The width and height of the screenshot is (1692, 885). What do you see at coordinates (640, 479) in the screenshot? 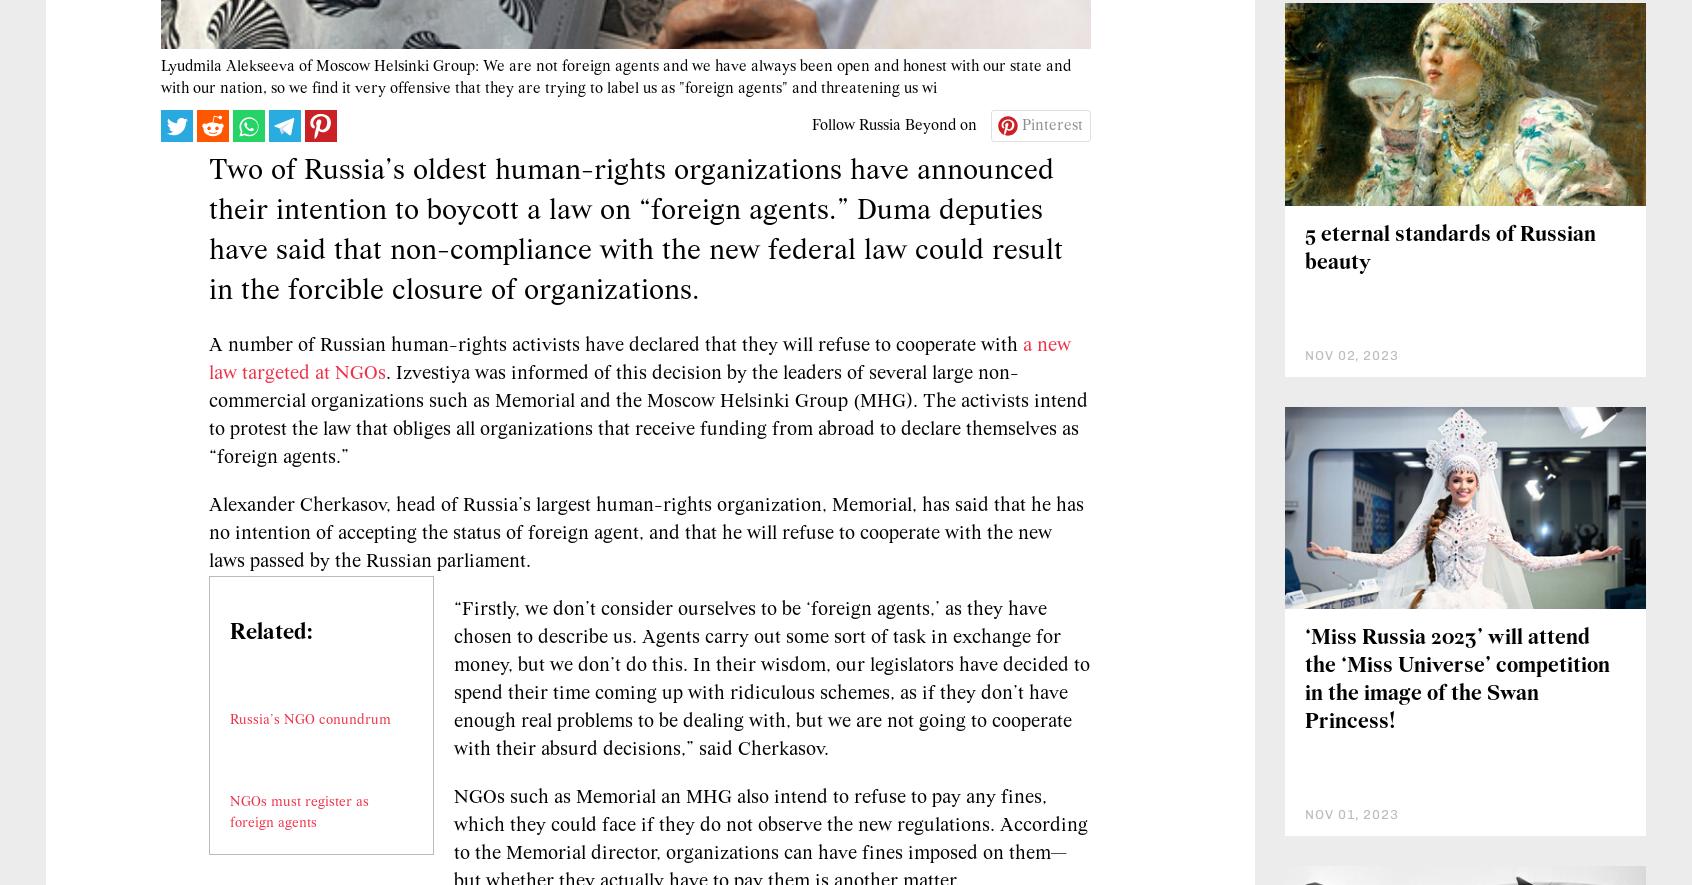
I see `'a new law targeted at NGOs'` at bounding box center [640, 479].